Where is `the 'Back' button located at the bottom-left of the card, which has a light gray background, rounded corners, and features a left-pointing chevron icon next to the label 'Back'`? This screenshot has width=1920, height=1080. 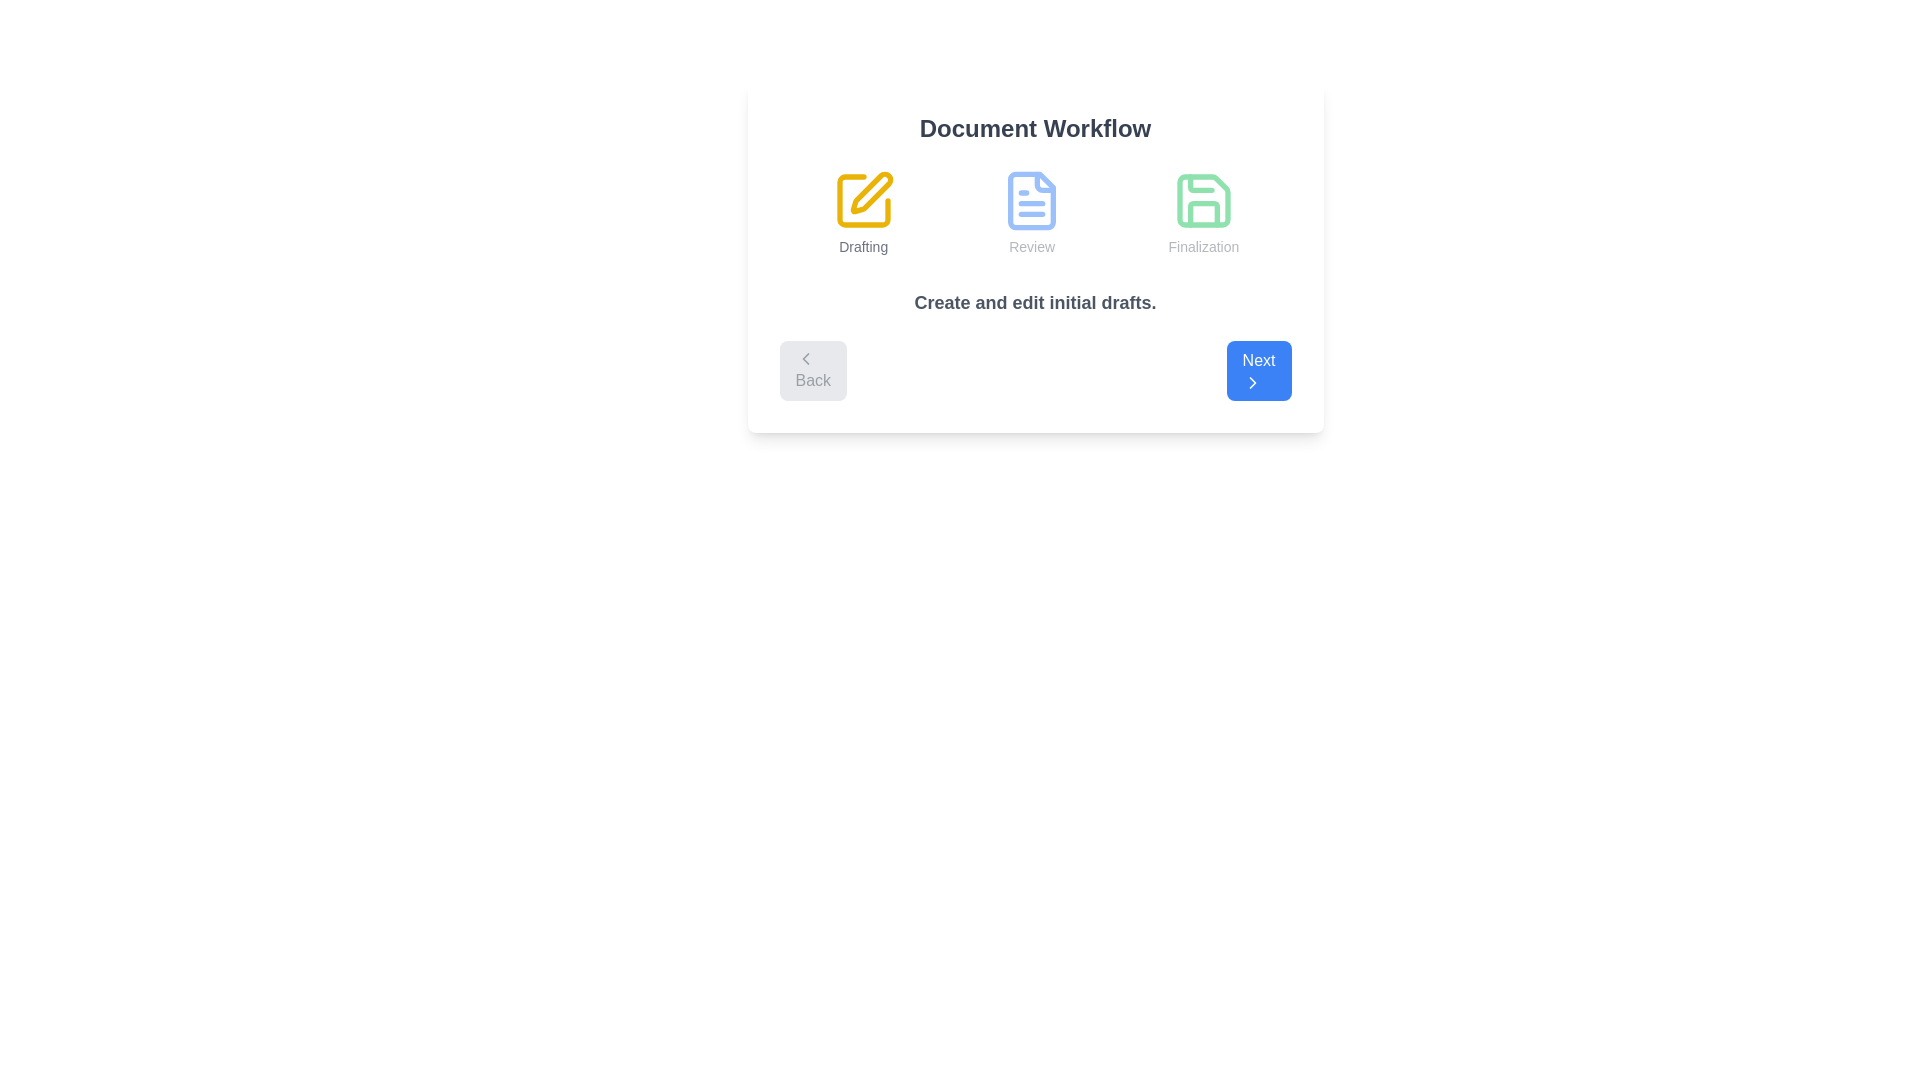
the 'Back' button located at the bottom-left of the card, which has a light gray background, rounded corners, and features a left-pointing chevron icon next to the label 'Back' is located at coordinates (813, 370).